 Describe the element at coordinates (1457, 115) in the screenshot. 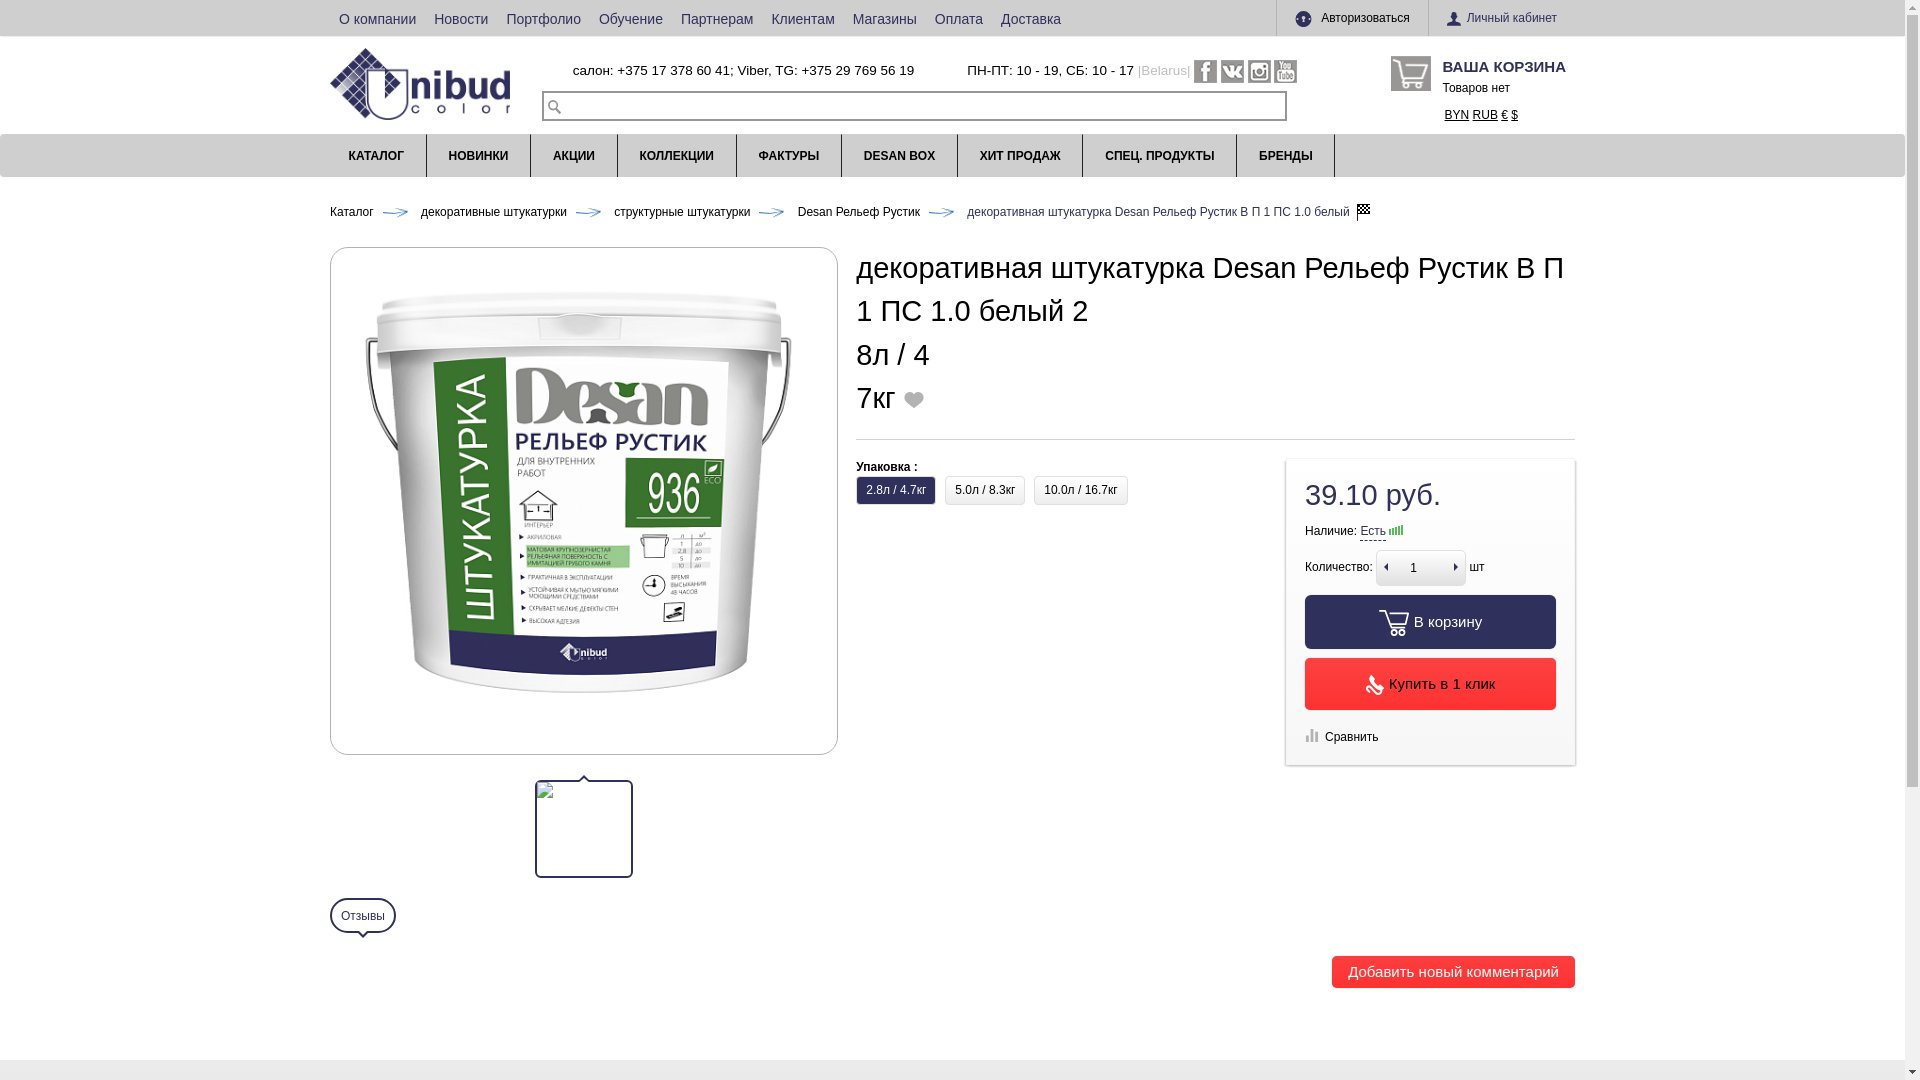

I see `'BYN'` at that location.